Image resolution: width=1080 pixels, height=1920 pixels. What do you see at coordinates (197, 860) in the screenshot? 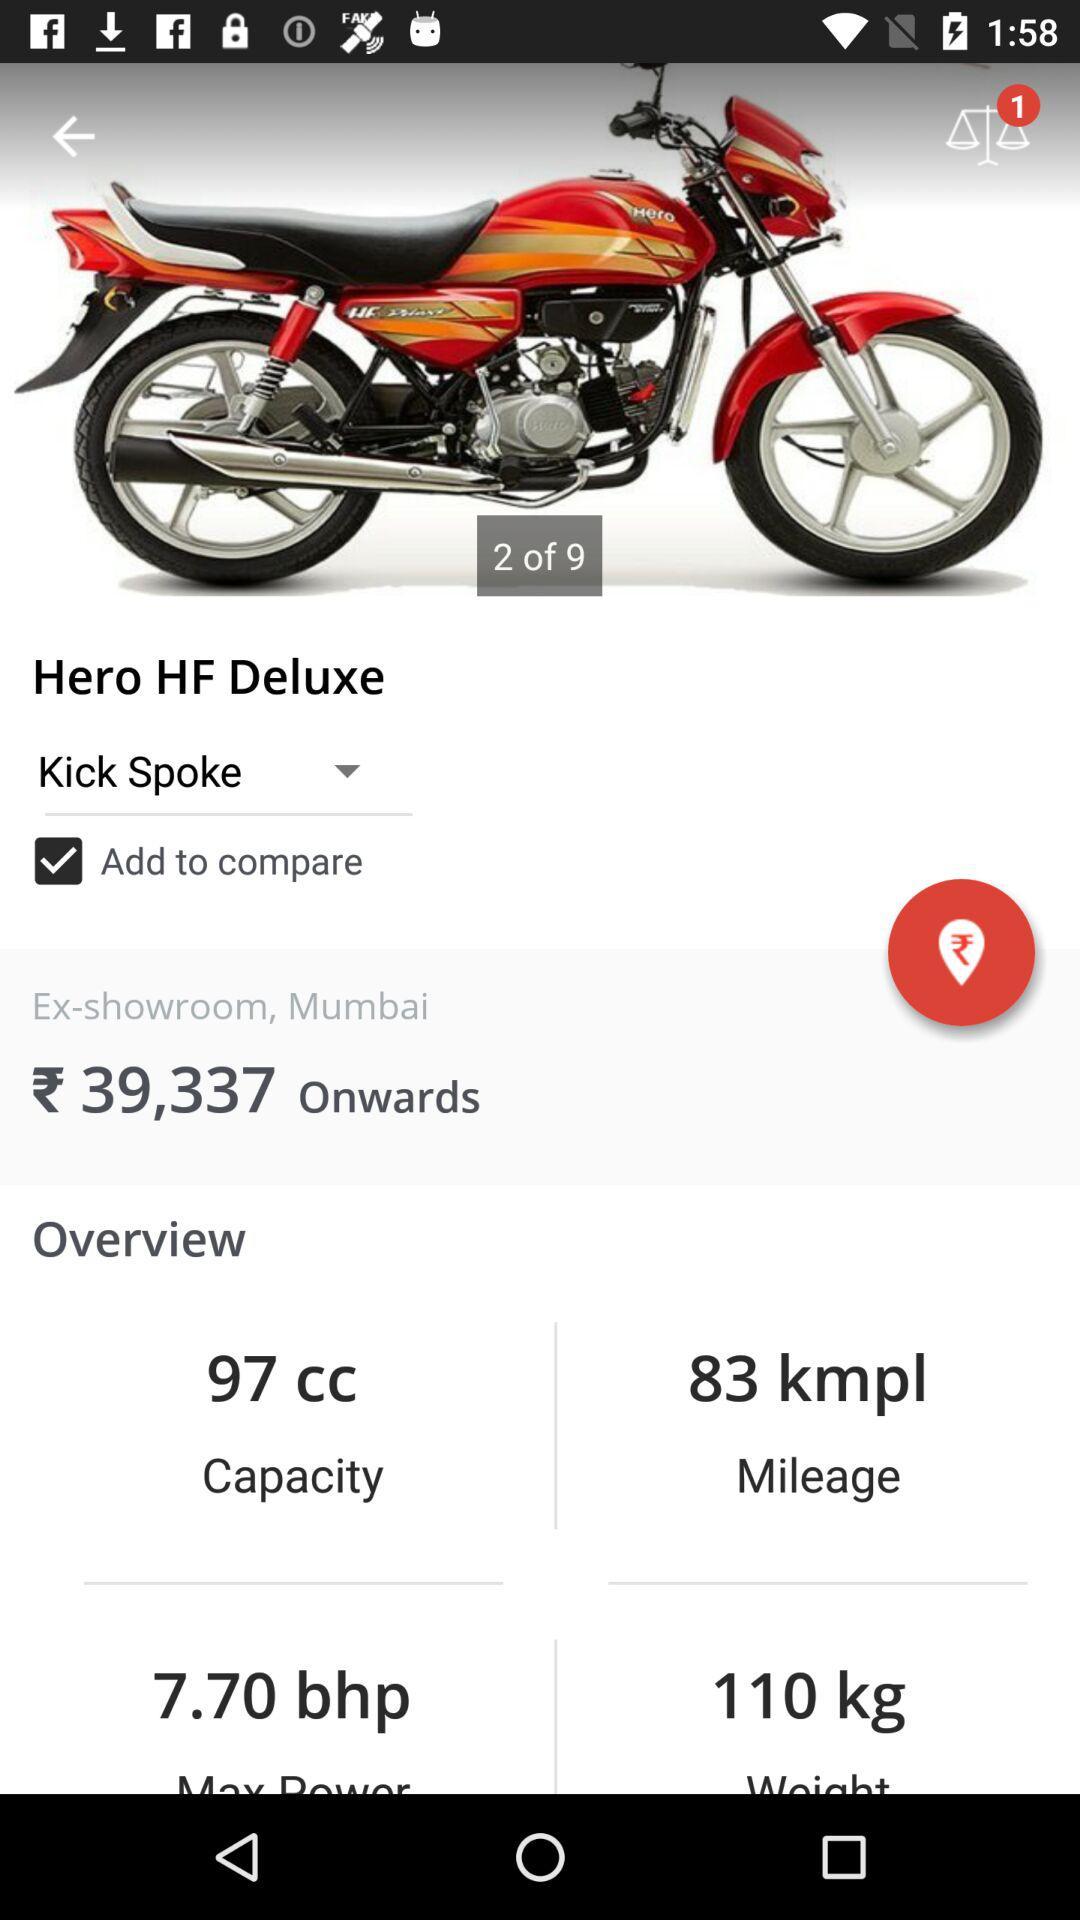
I see `add to compare` at bounding box center [197, 860].